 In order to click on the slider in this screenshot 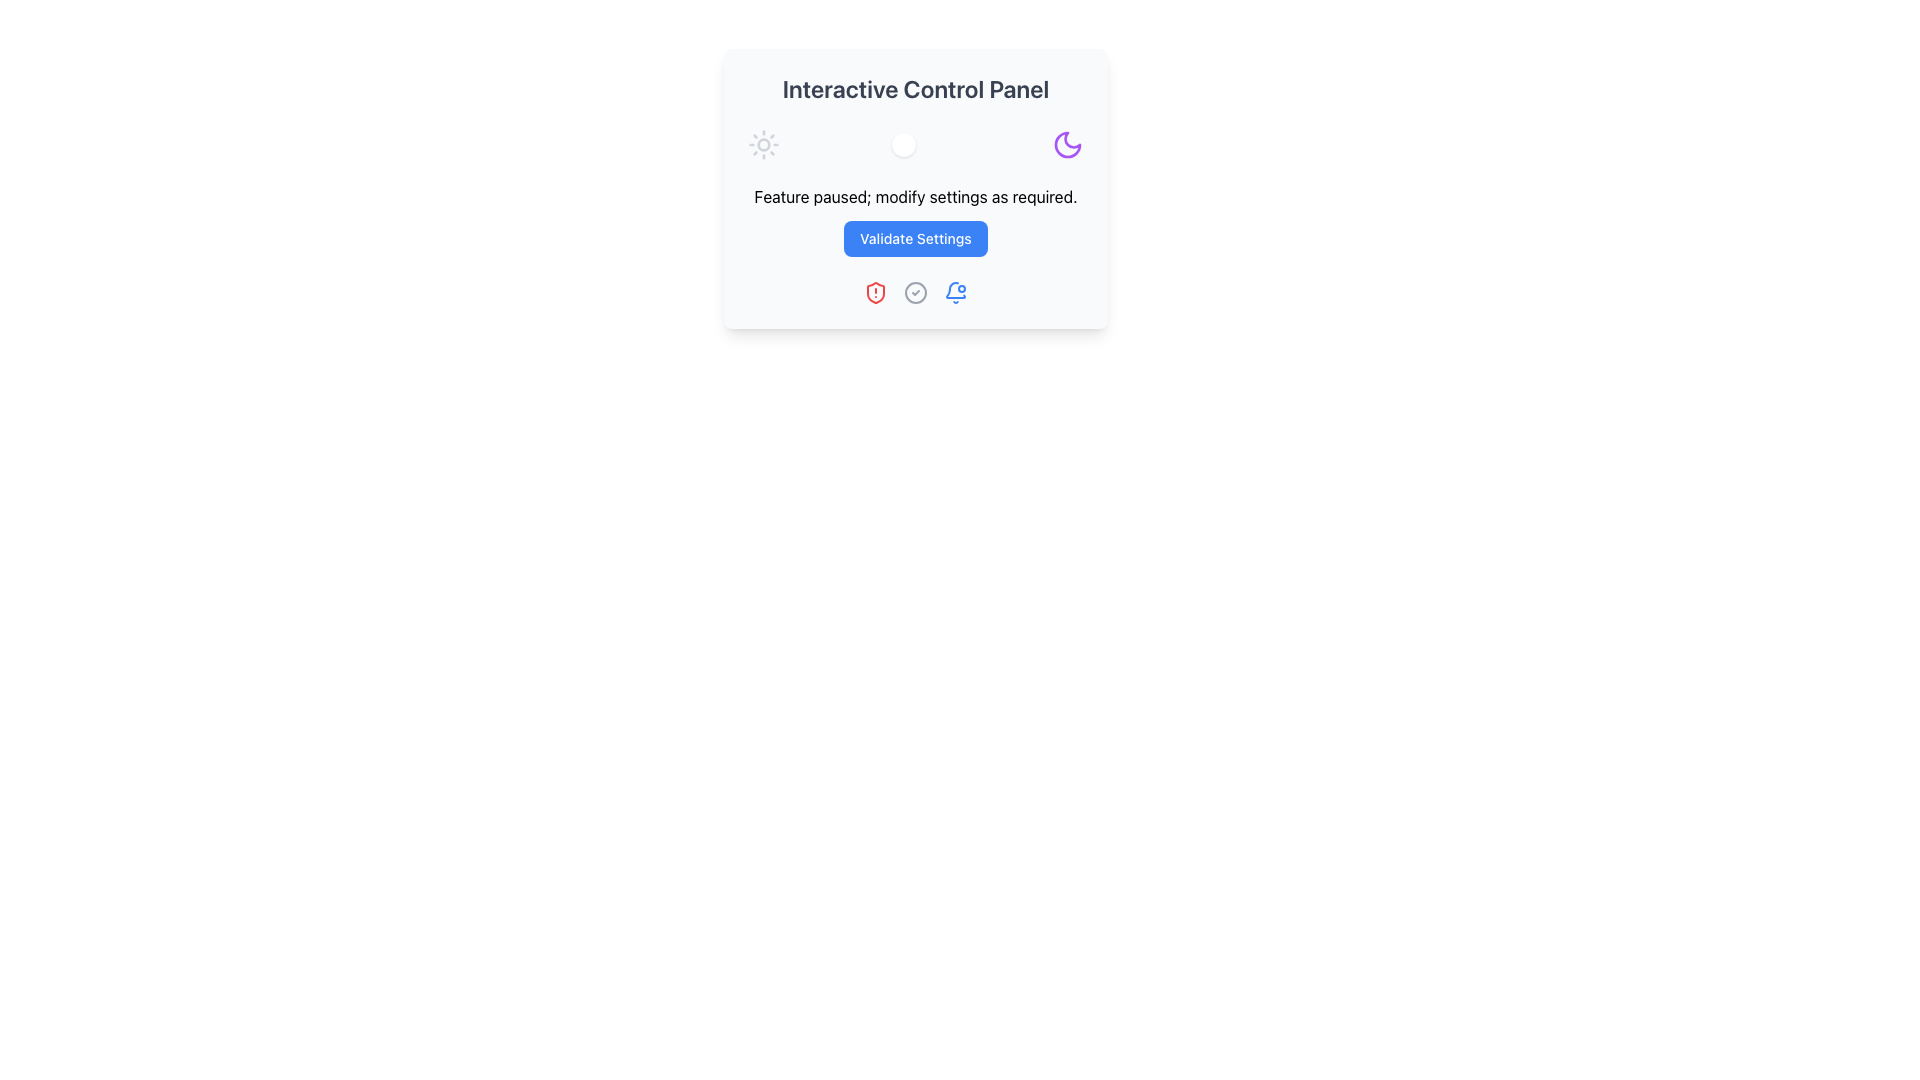, I will do `click(937, 144)`.